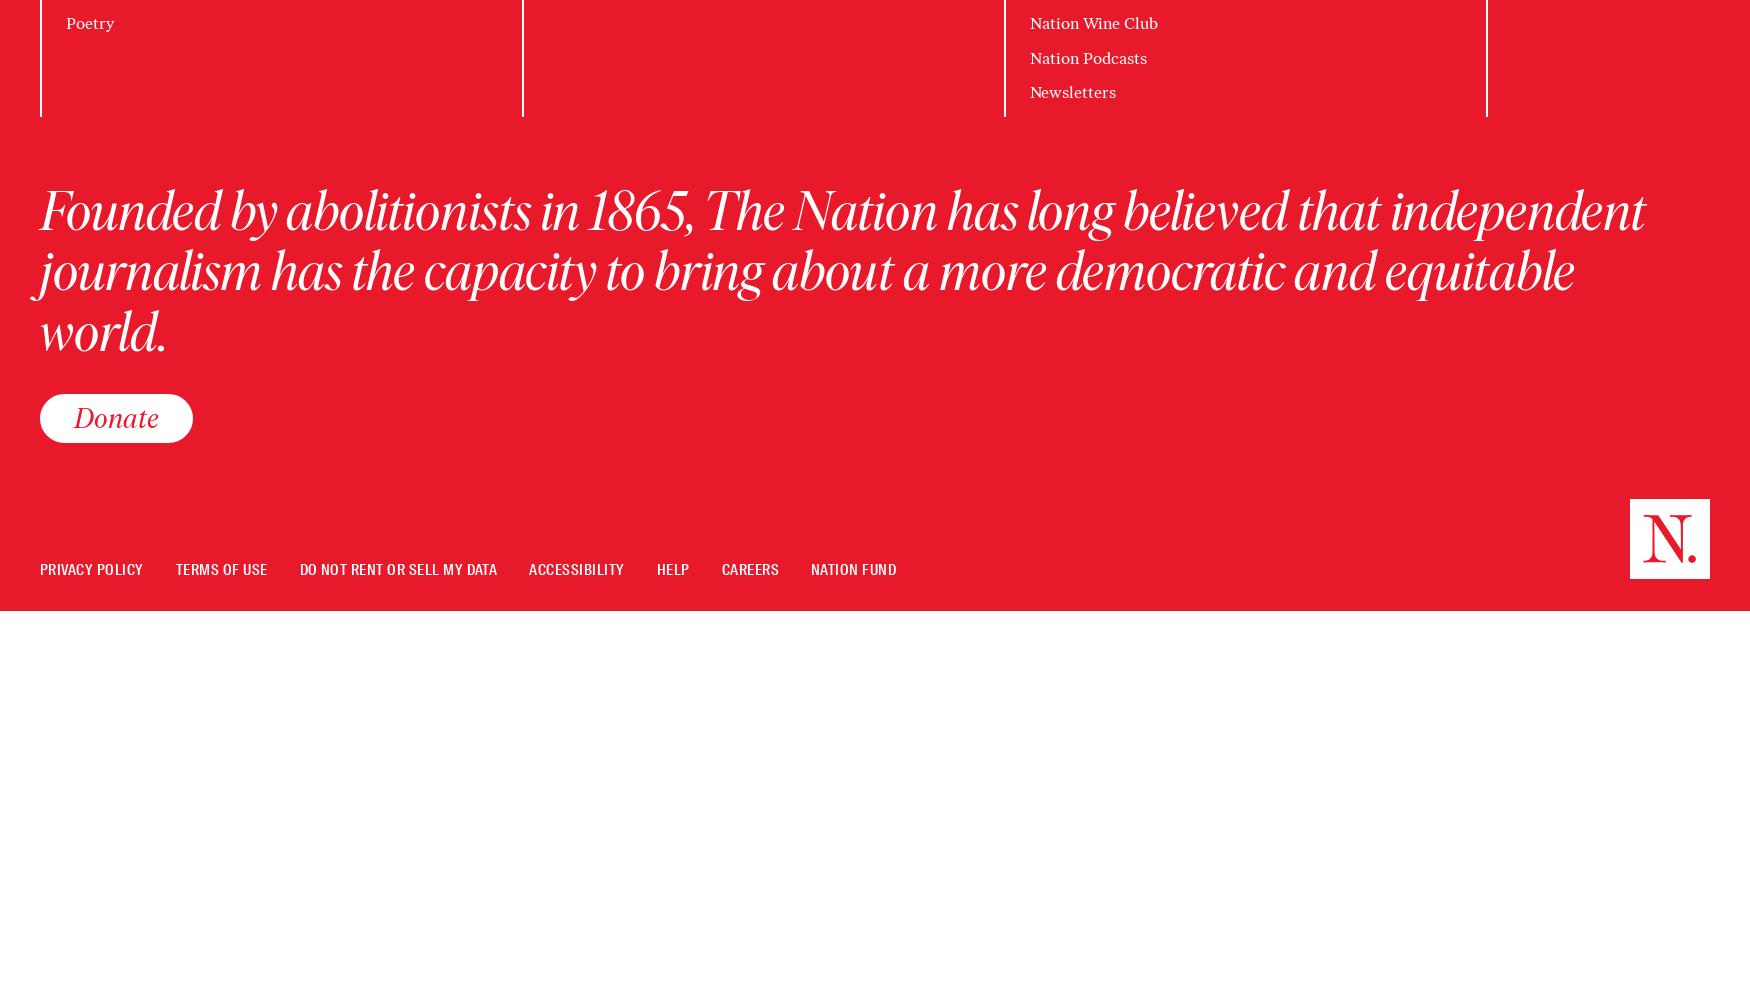  Describe the element at coordinates (89, 23) in the screenshot. I see `'Poetry'` at that location.